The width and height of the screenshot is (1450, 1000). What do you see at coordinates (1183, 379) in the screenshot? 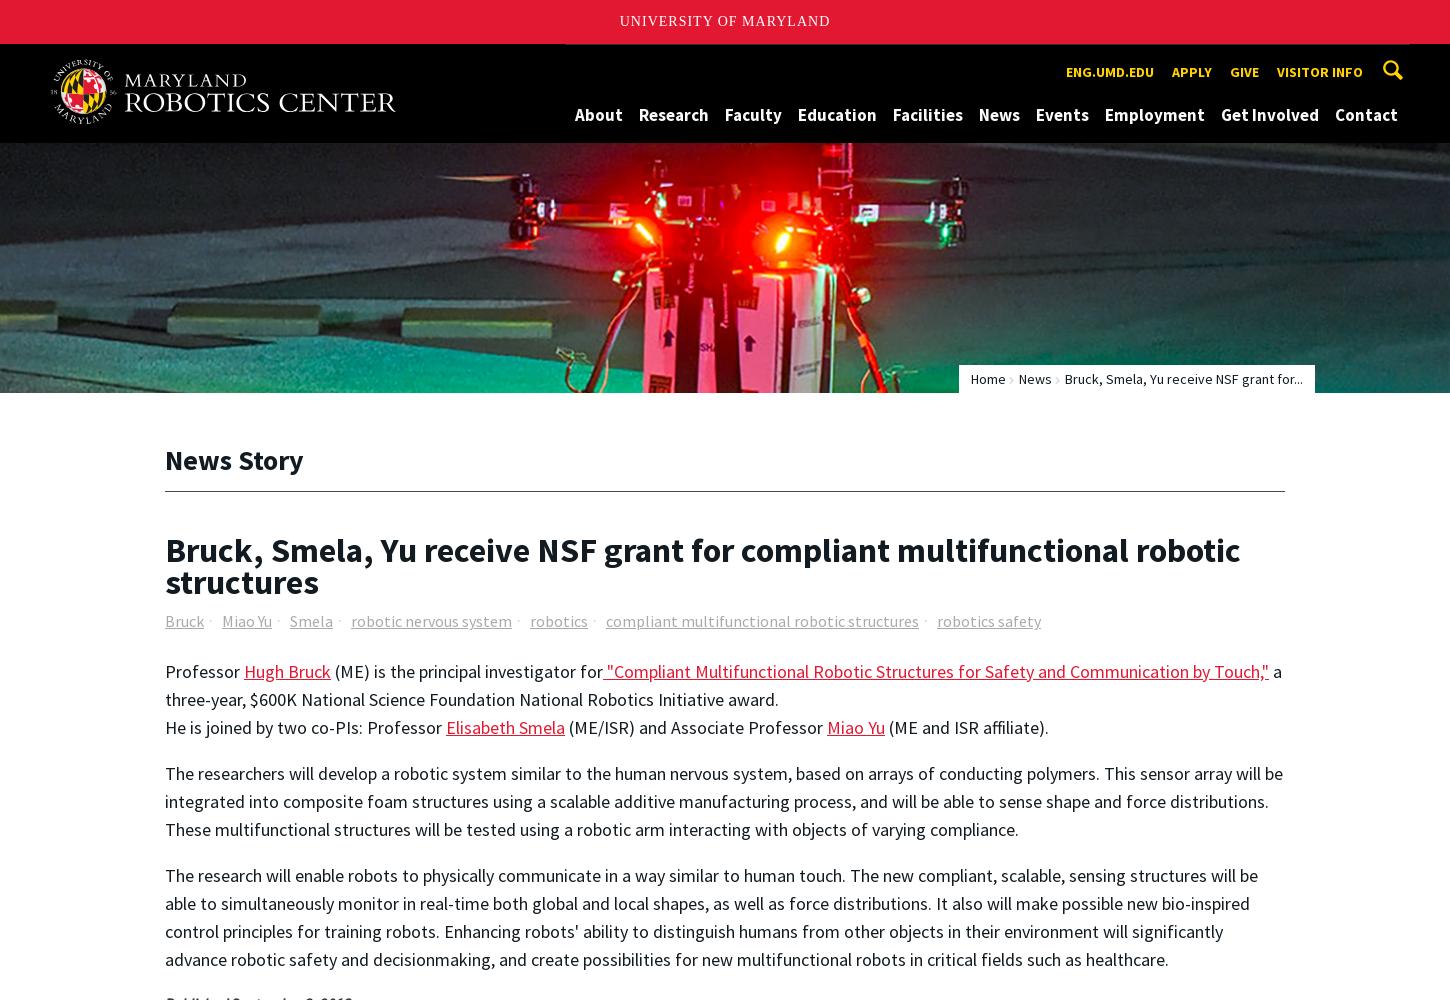
I see `'Bruck, Smela, Yu receive NSF grant for...'` at bounding box center [1183, 379].